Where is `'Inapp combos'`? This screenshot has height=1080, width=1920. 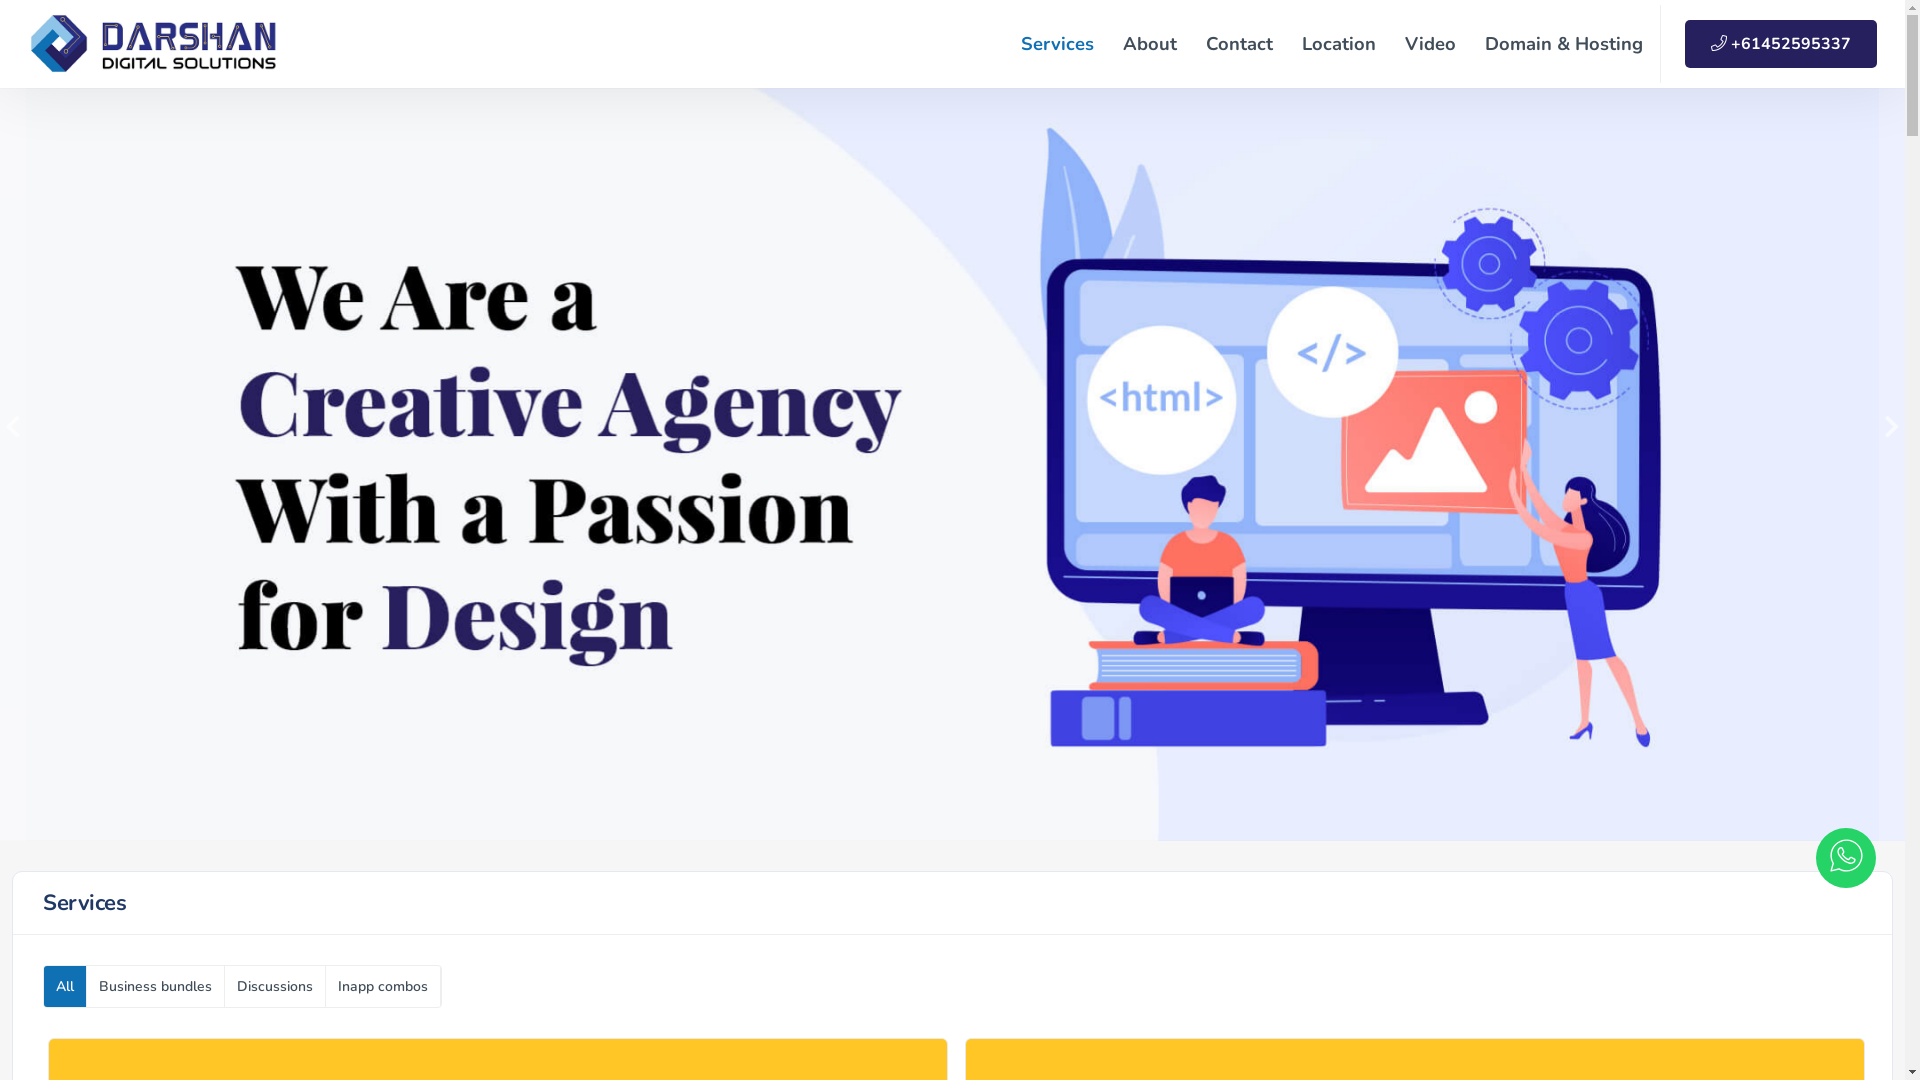
'Inapp combos' is located at coordinates (326, 985).